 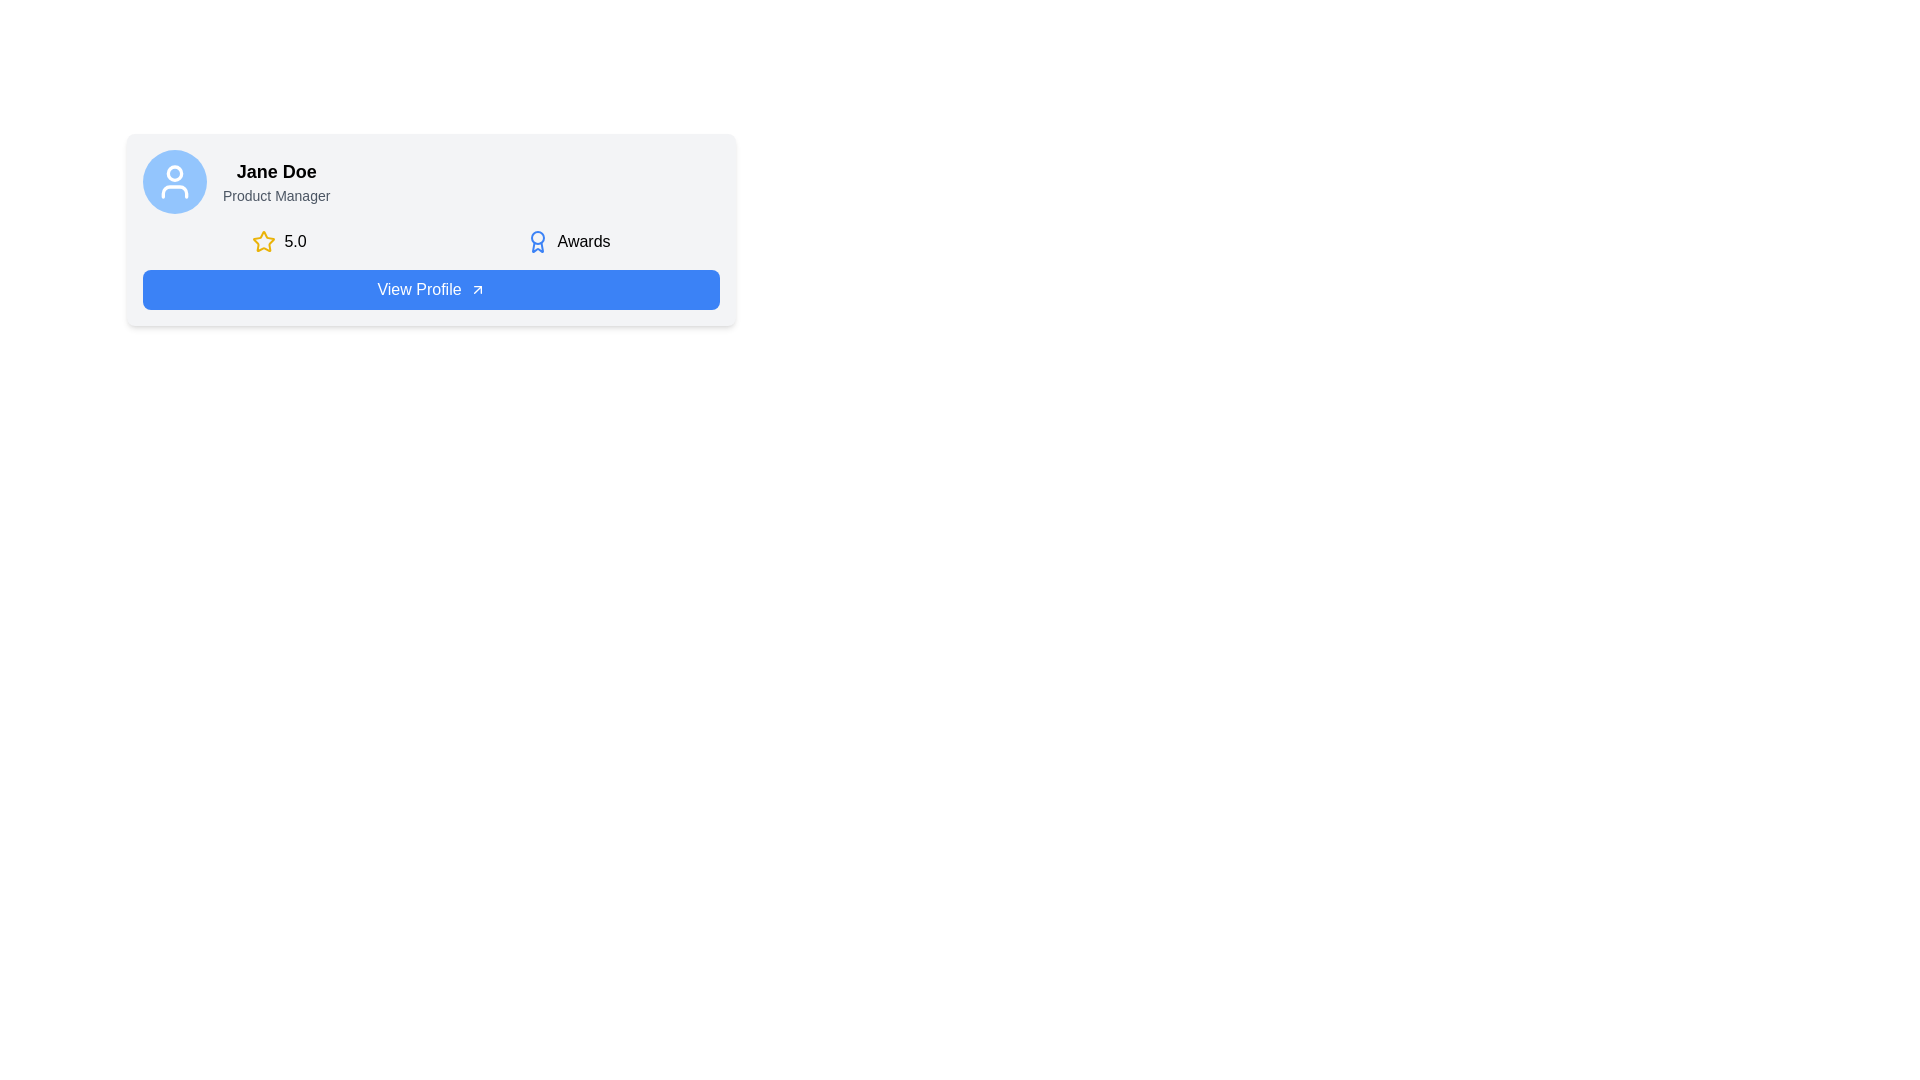 I want to click on the button that triggers access to the profile details of 'Jane Doe' to check for hover effects, so click(x=430, y=289).